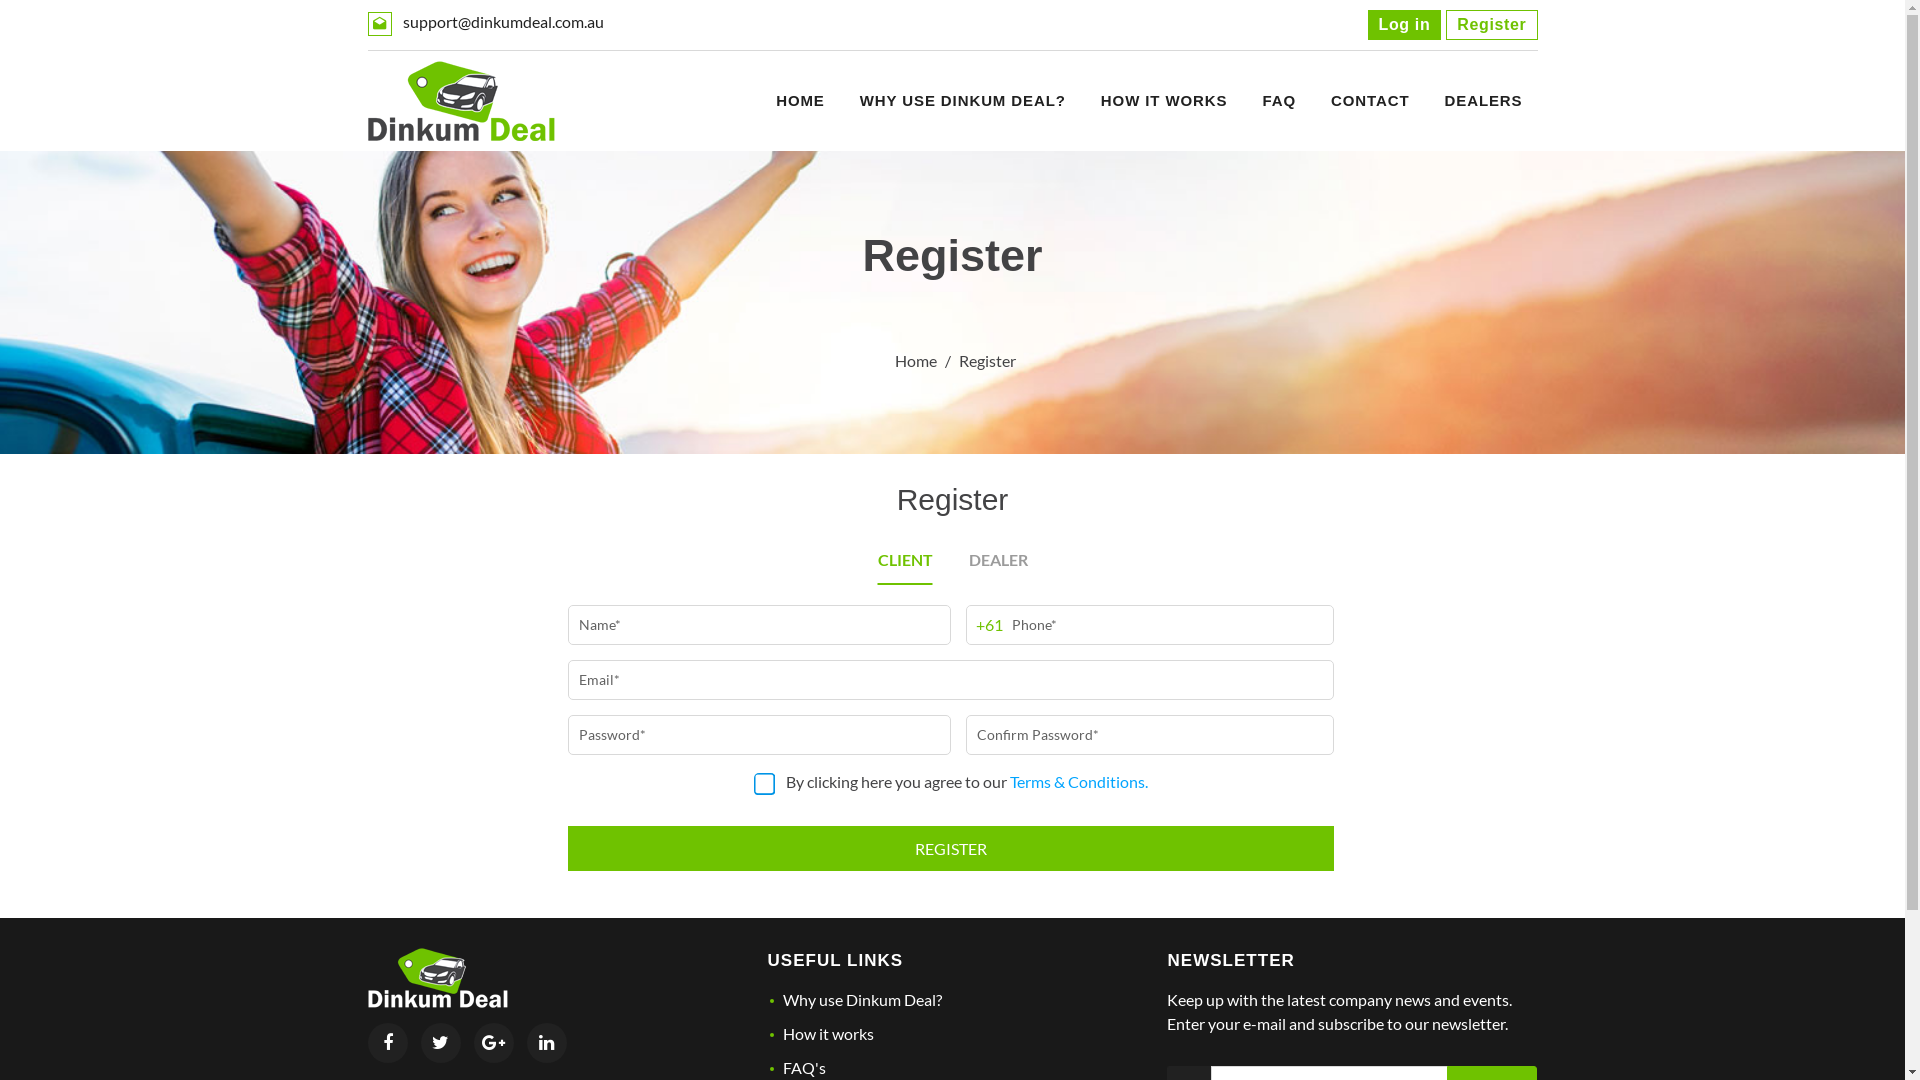  Describe the element at coordinates (800, 100) in the screenshot. I see `'HOME'` at that location.